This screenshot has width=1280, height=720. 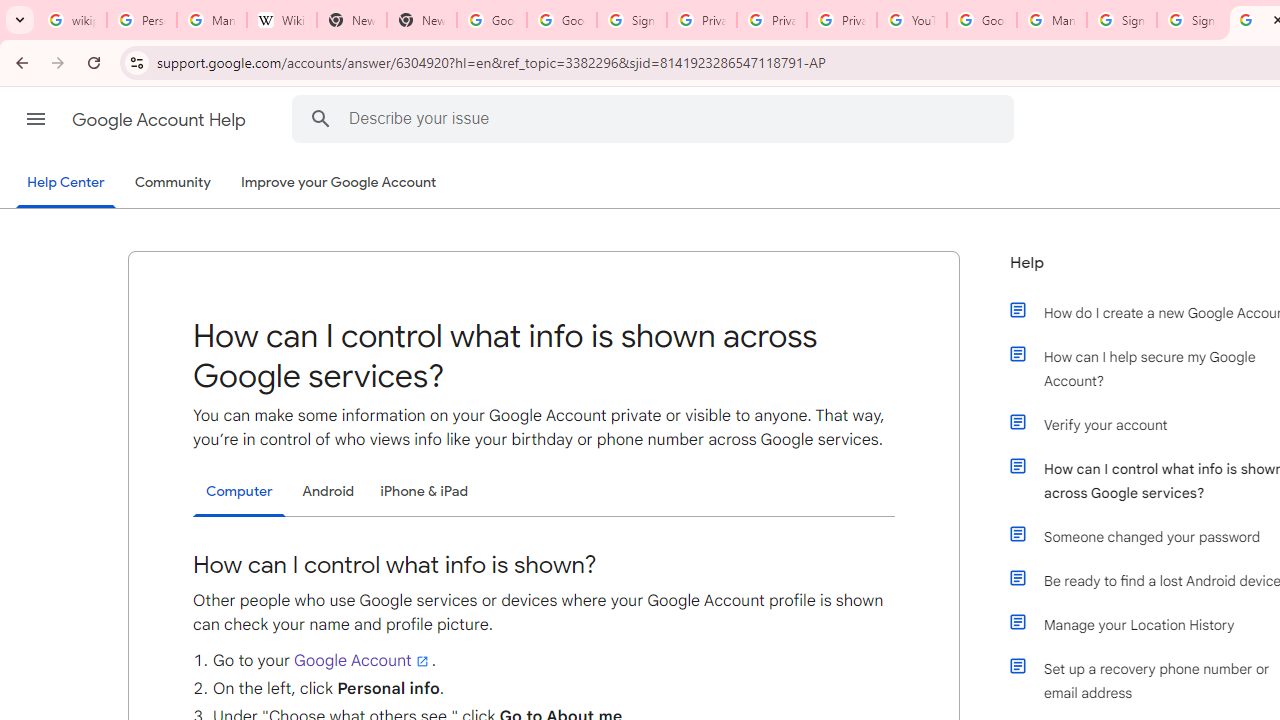 I want to click on 'Help Center', so click(x=65, y=183).